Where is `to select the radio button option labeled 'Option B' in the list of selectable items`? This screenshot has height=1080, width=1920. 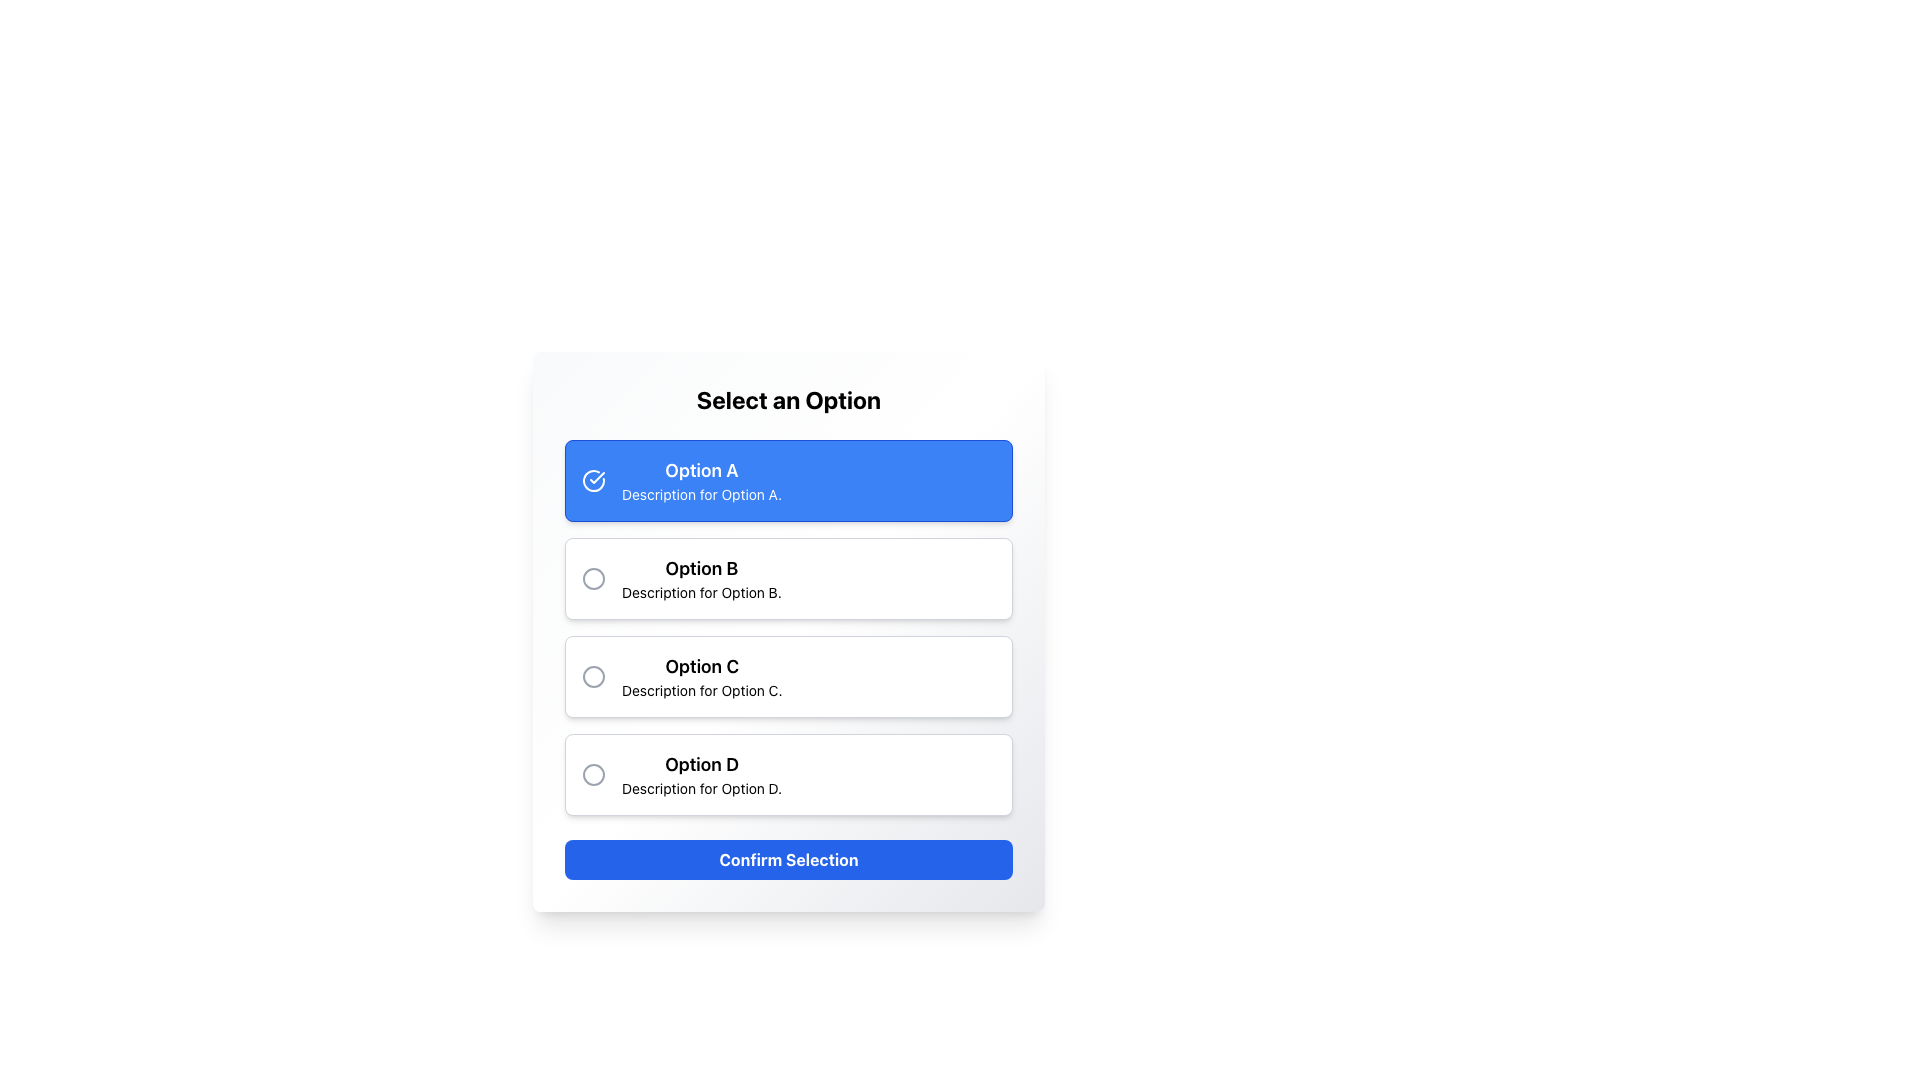 to select the radio button option labeled 'Option B' in the list of selectable items is located at coordinates (701, 578).